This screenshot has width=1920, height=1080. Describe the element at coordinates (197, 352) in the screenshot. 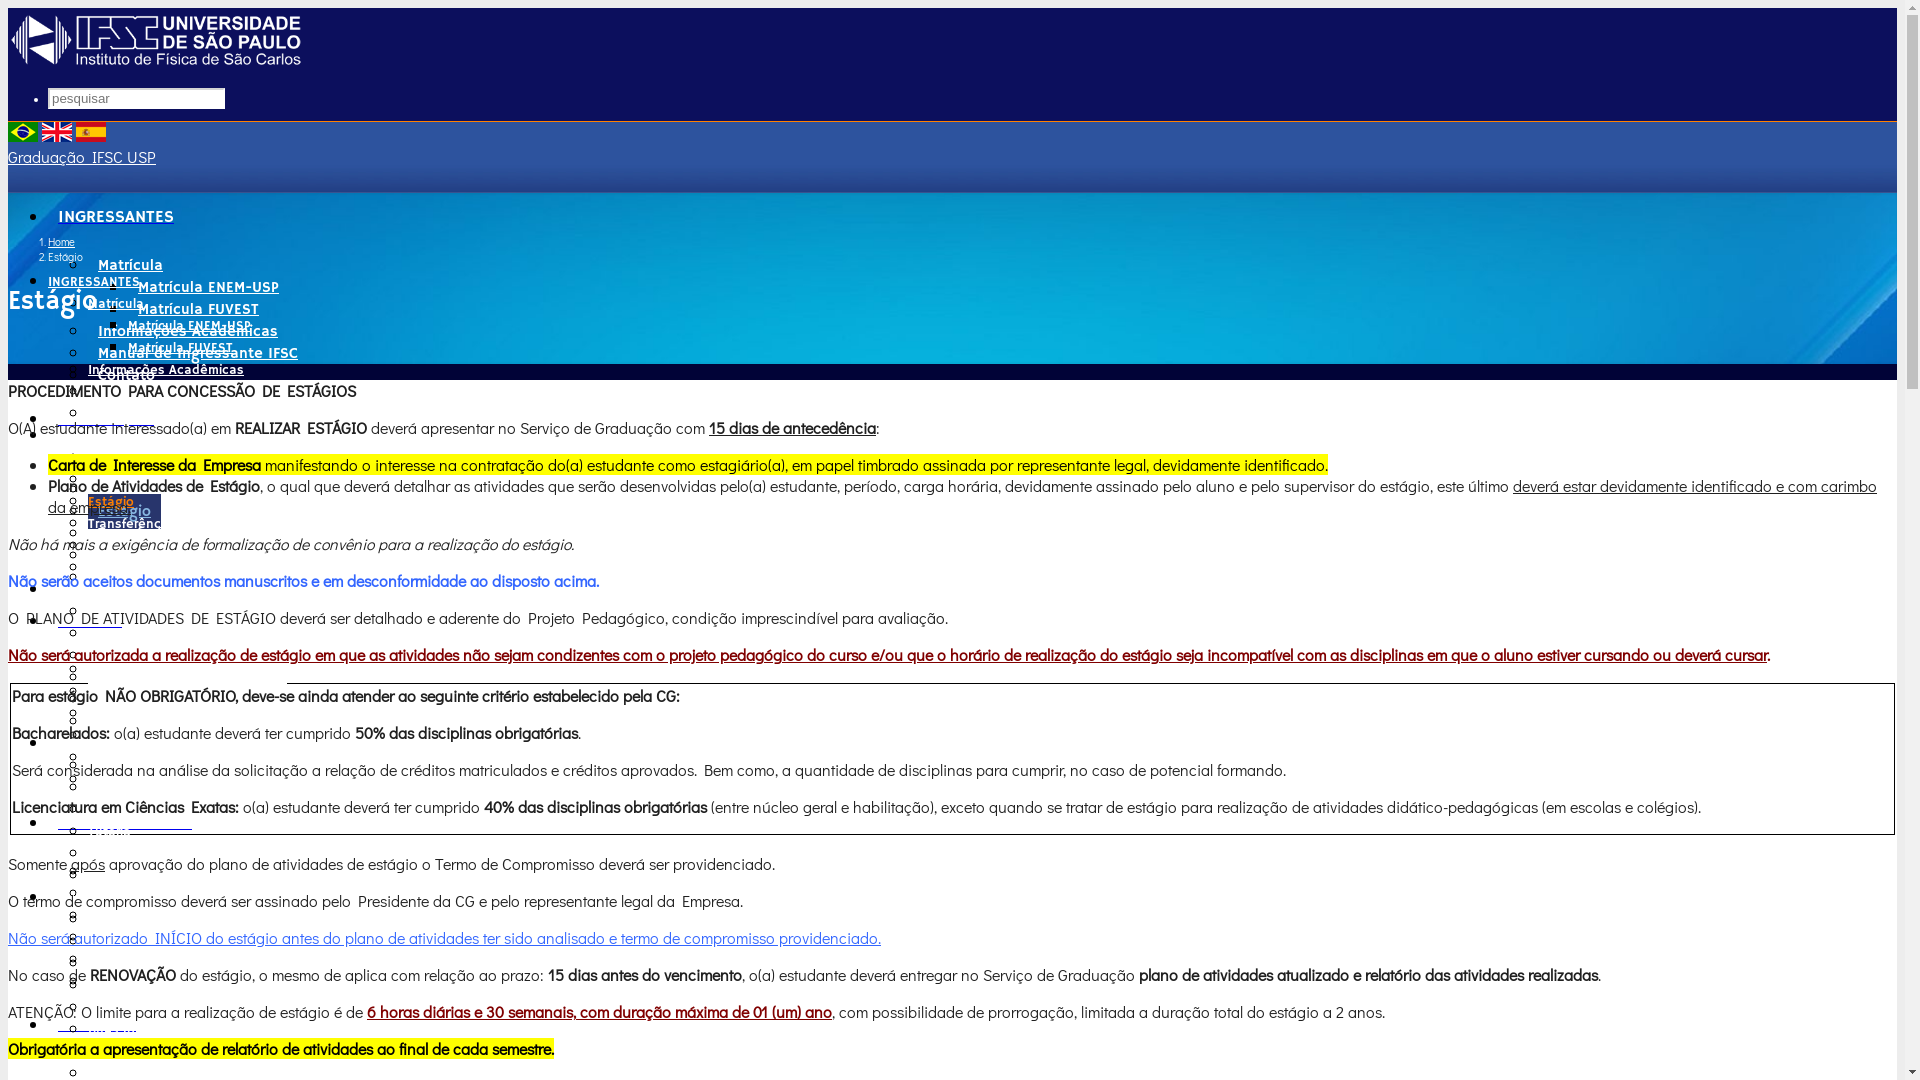

I see `'Manual de Ingressante IFSC'` at that location.